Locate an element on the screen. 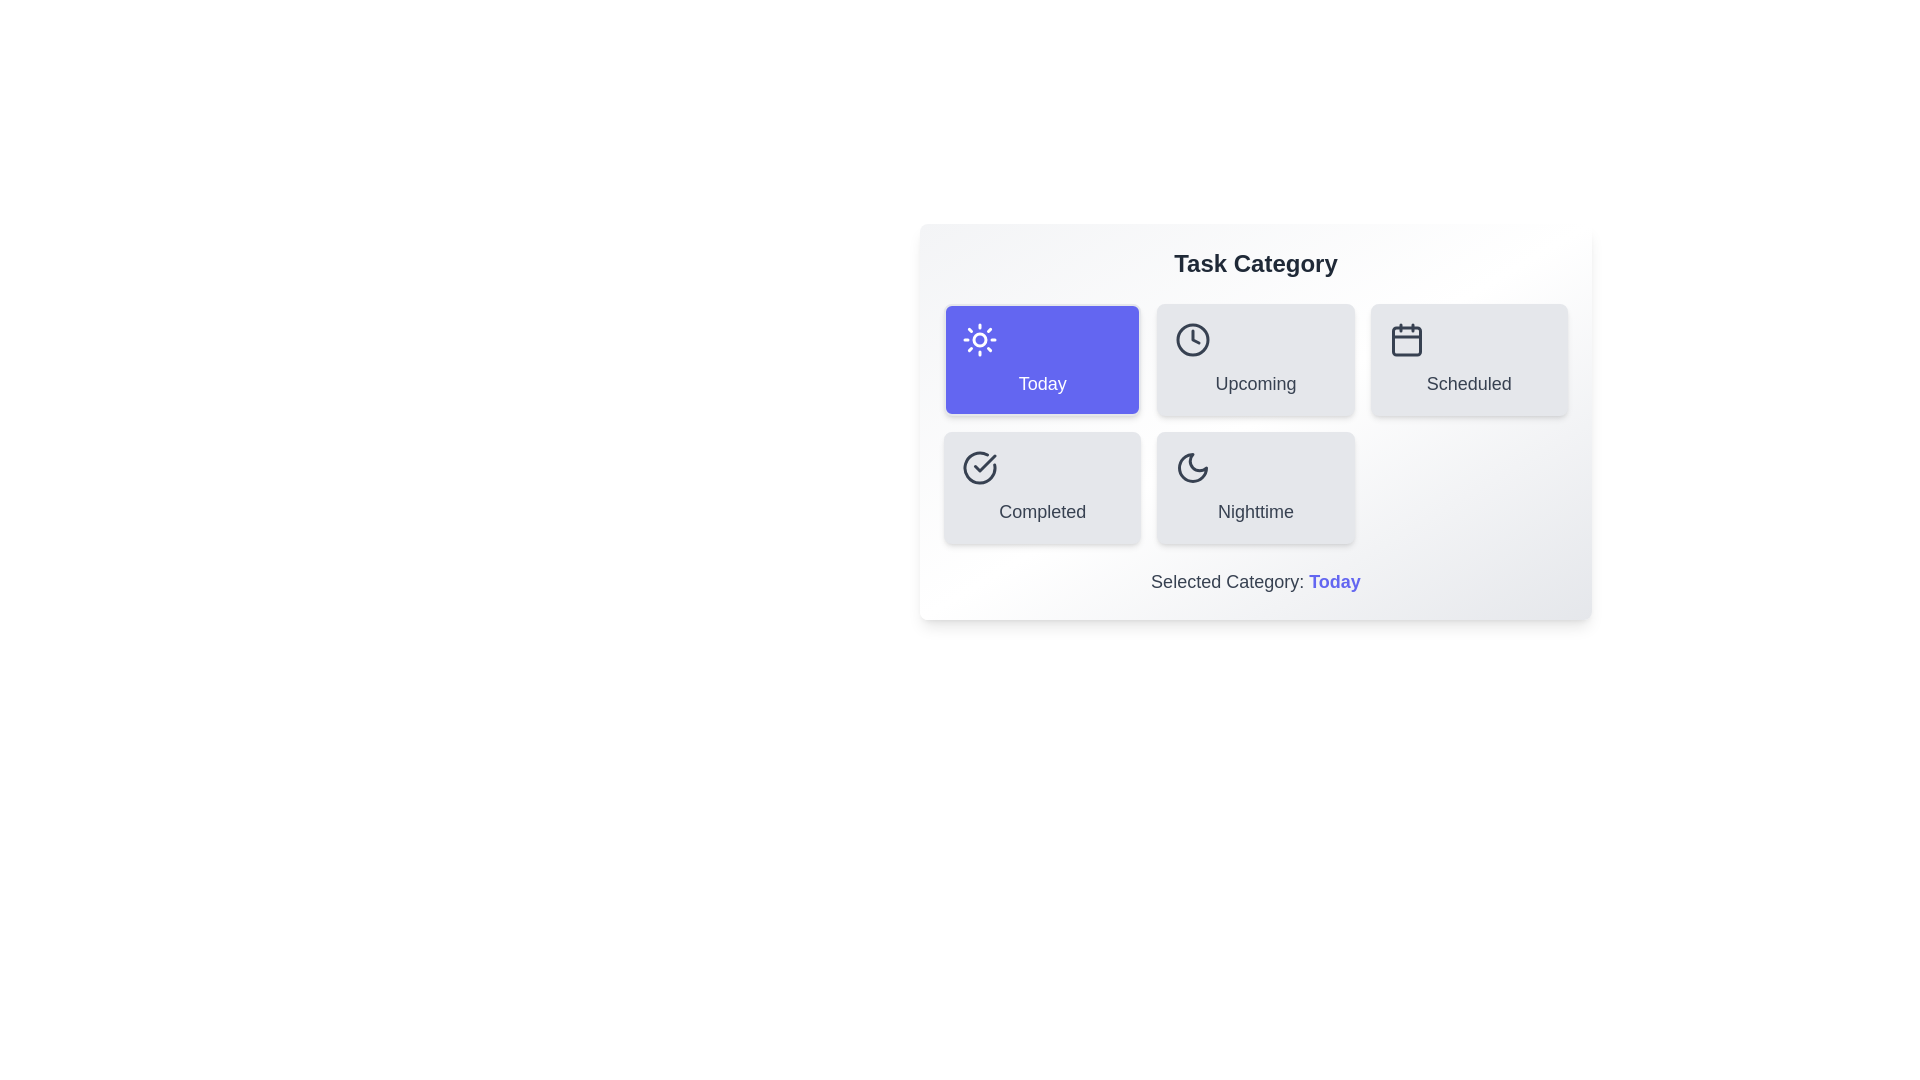  the icon of the Completed category button is located at coordinates (979, 467).